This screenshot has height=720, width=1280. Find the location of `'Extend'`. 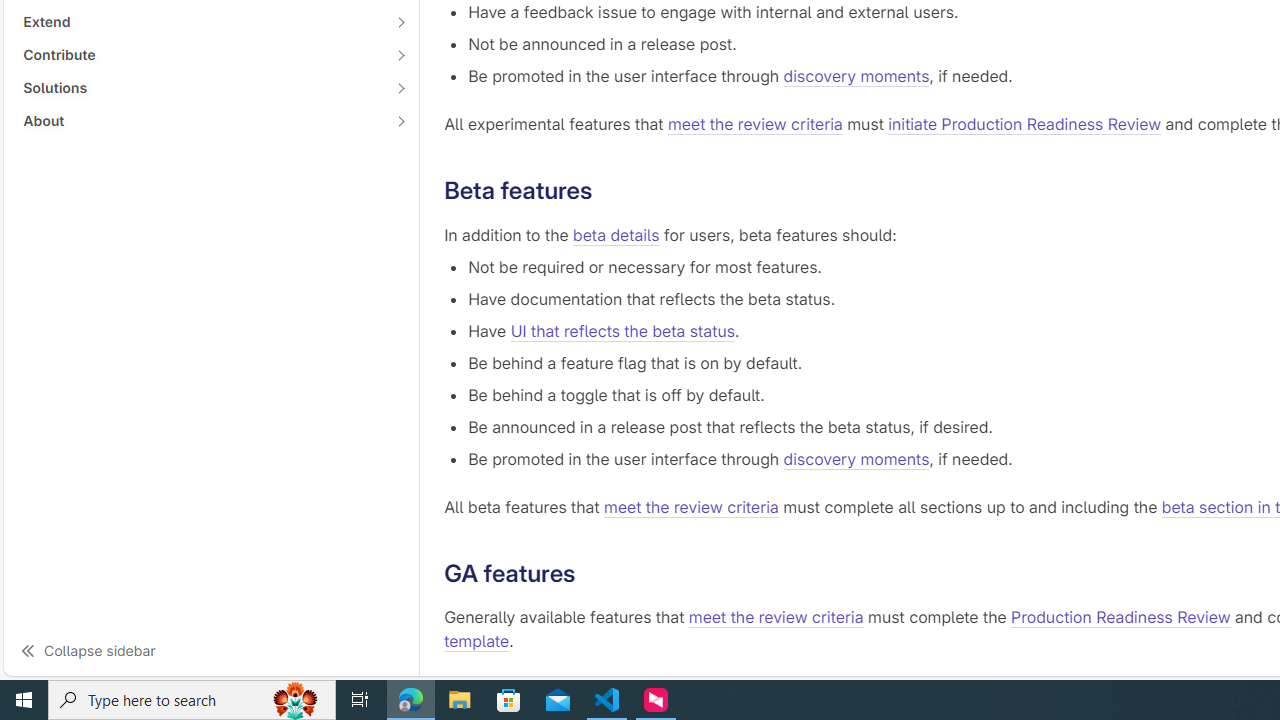

'Extend' is located at coordinates (200, 21).